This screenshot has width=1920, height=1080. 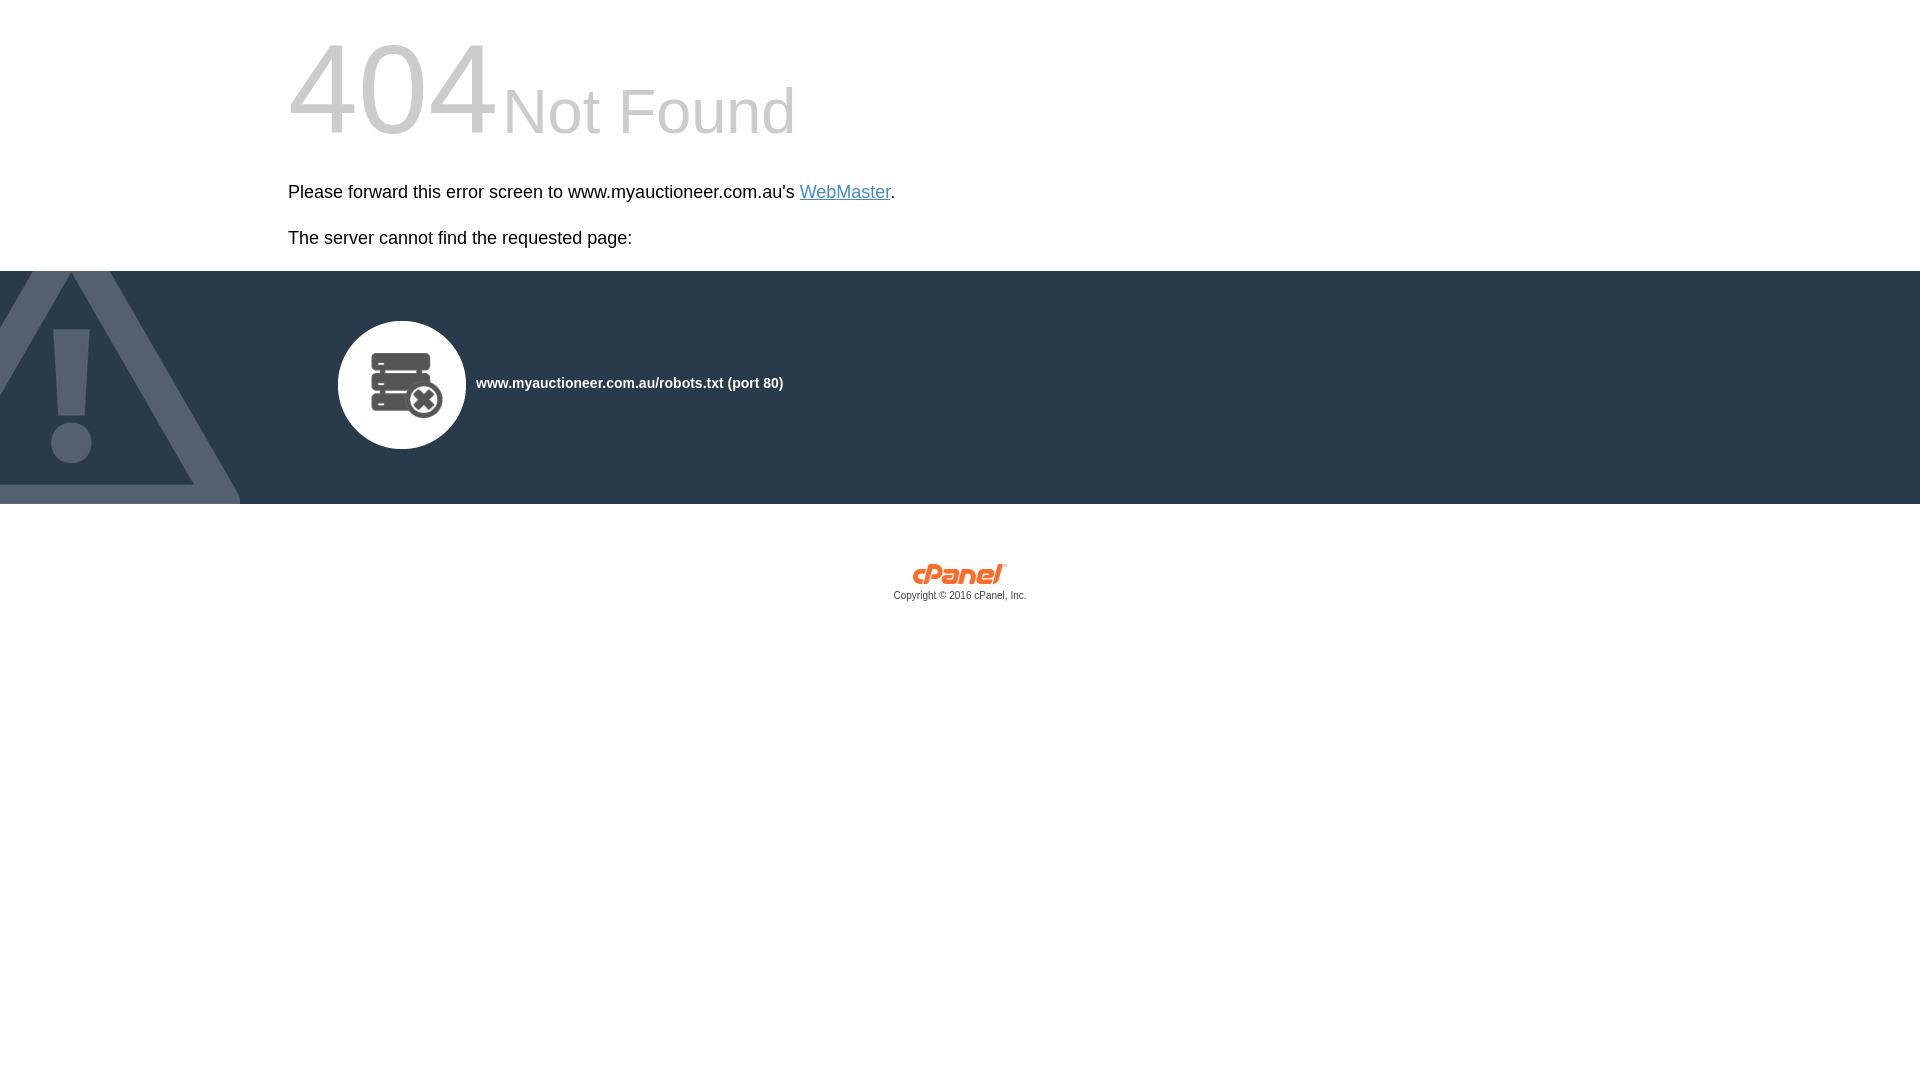 I want to click on 'WebMaster', so click(x=800, y=192).